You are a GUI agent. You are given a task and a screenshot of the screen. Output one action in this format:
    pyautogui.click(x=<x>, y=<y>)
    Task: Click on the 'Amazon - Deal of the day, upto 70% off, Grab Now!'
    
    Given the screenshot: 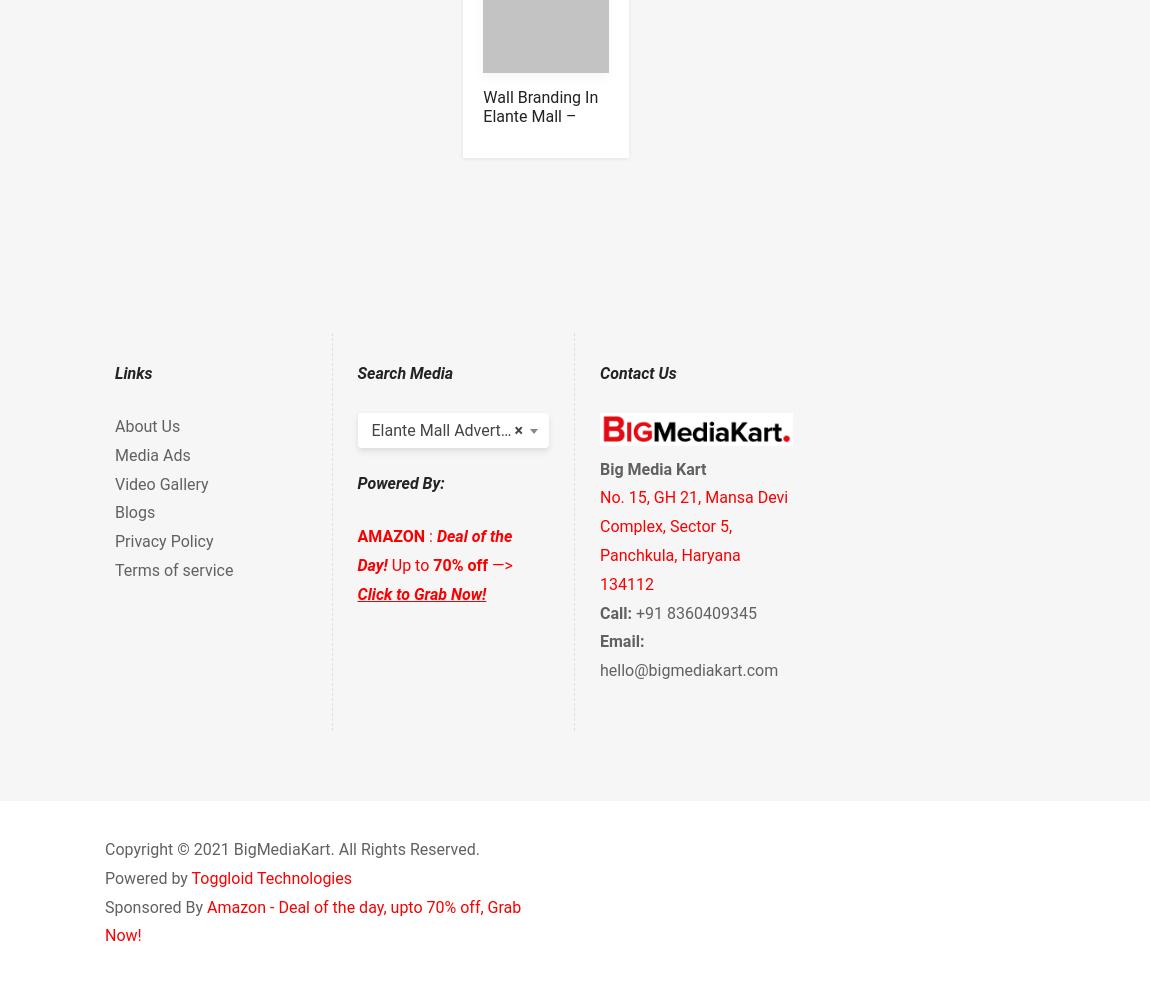 What is the action you would take?
    pyautogui.click(x=313, y=920)
    